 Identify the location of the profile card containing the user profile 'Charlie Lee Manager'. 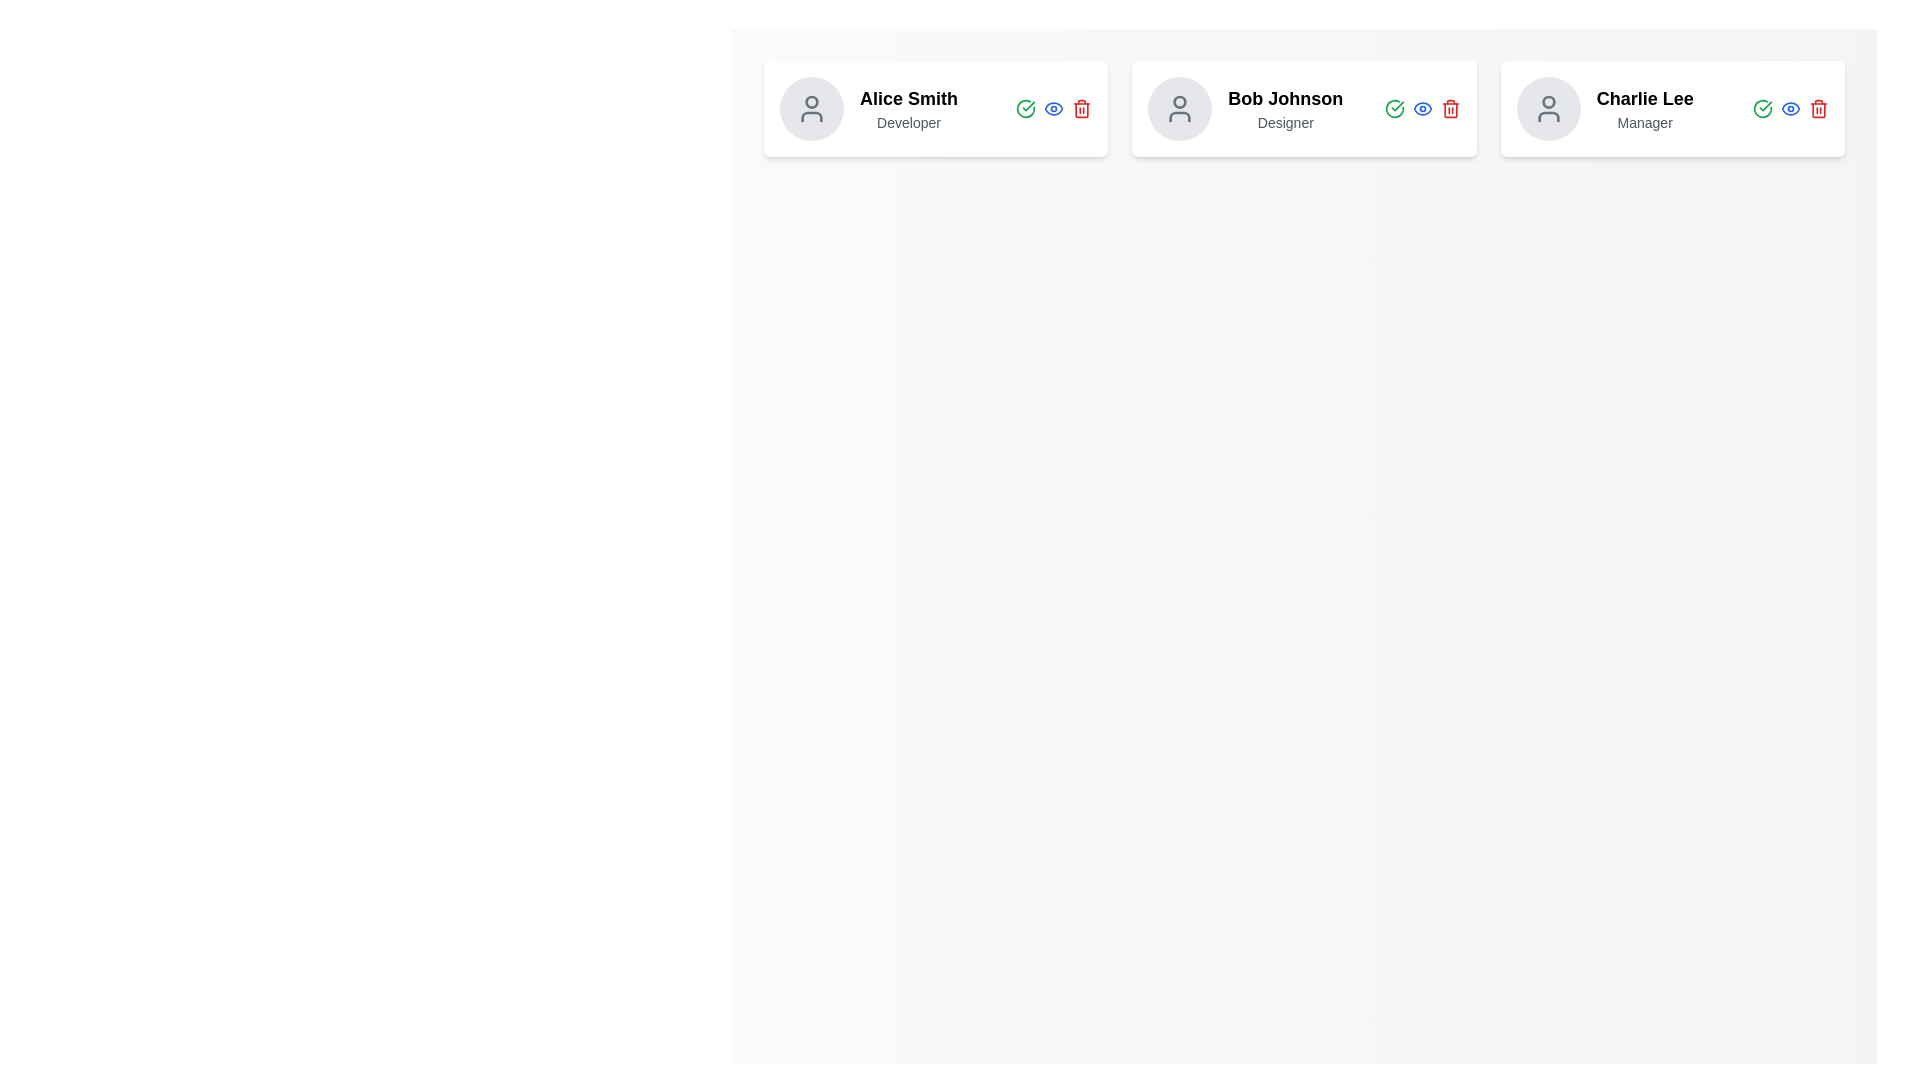
(1605, 108).